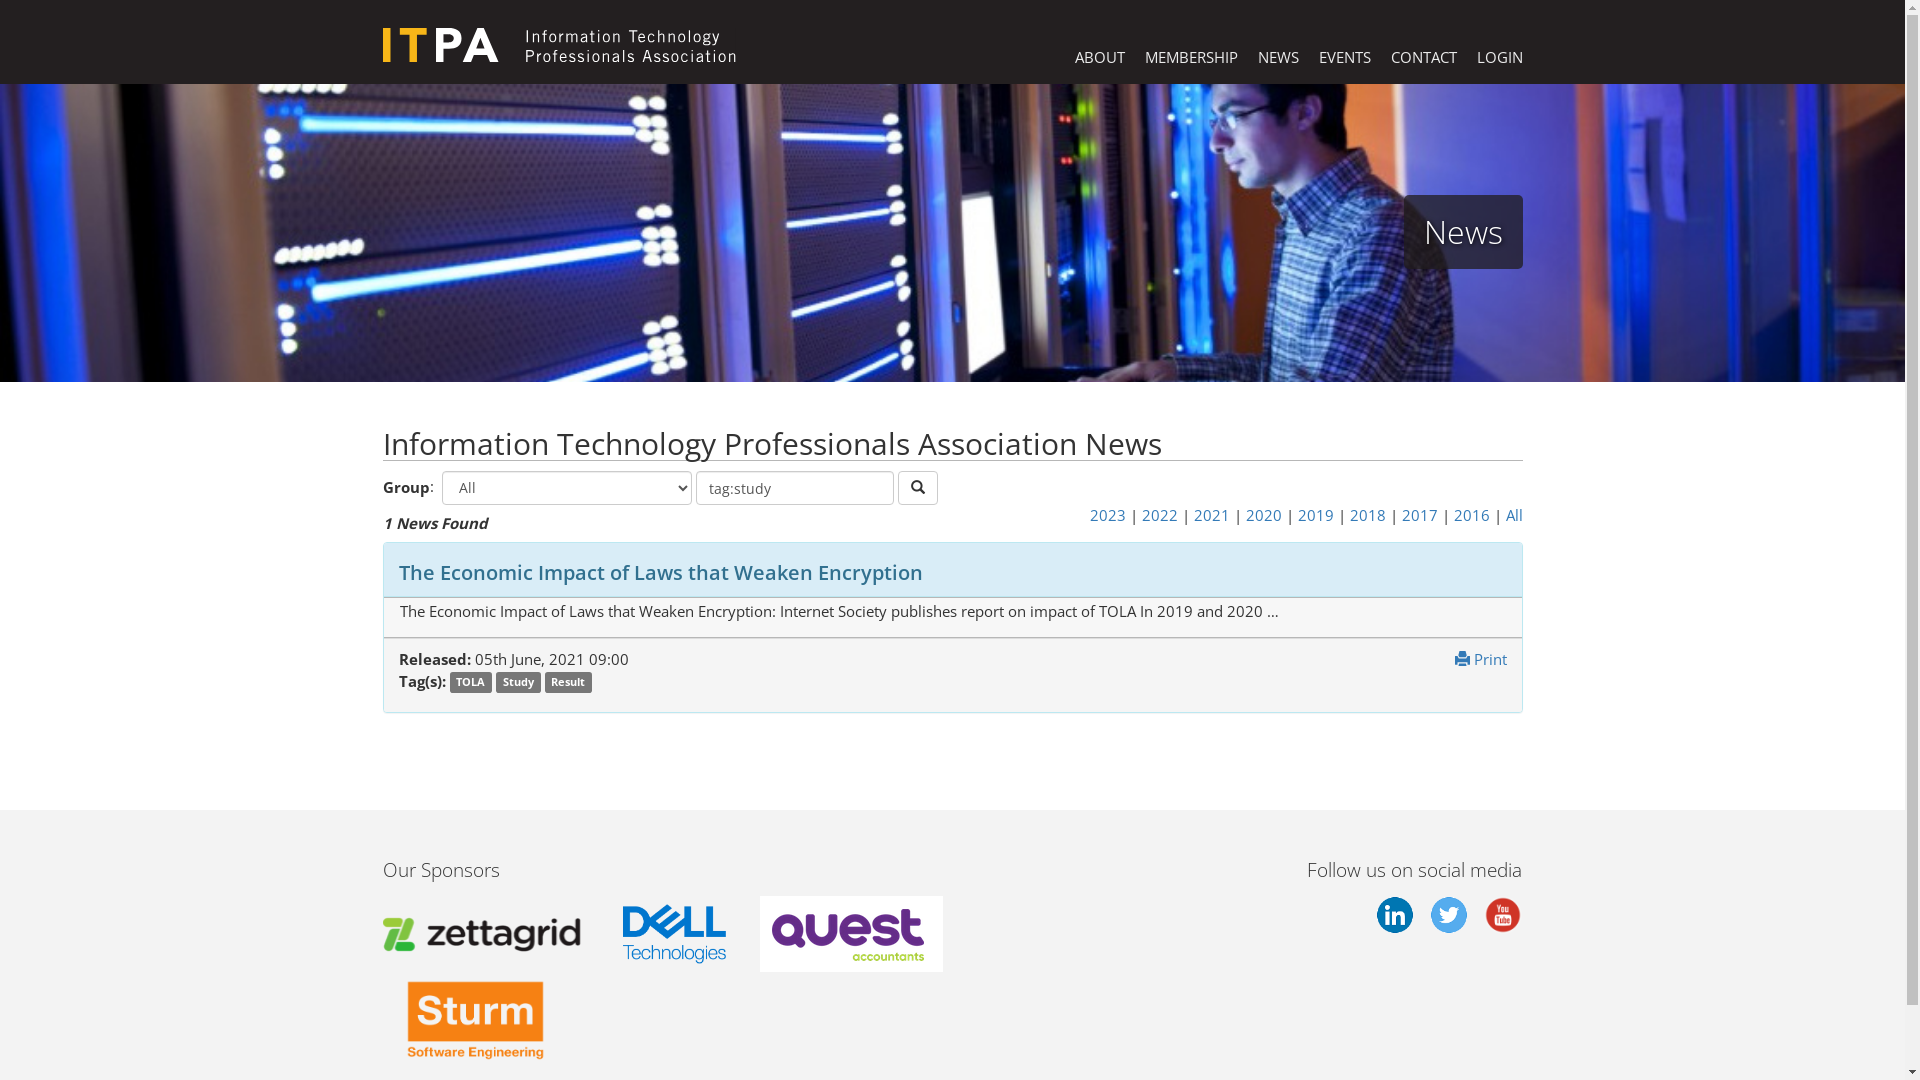  I want to click on 'Sturm Software Engineering', so click(474, 1018).